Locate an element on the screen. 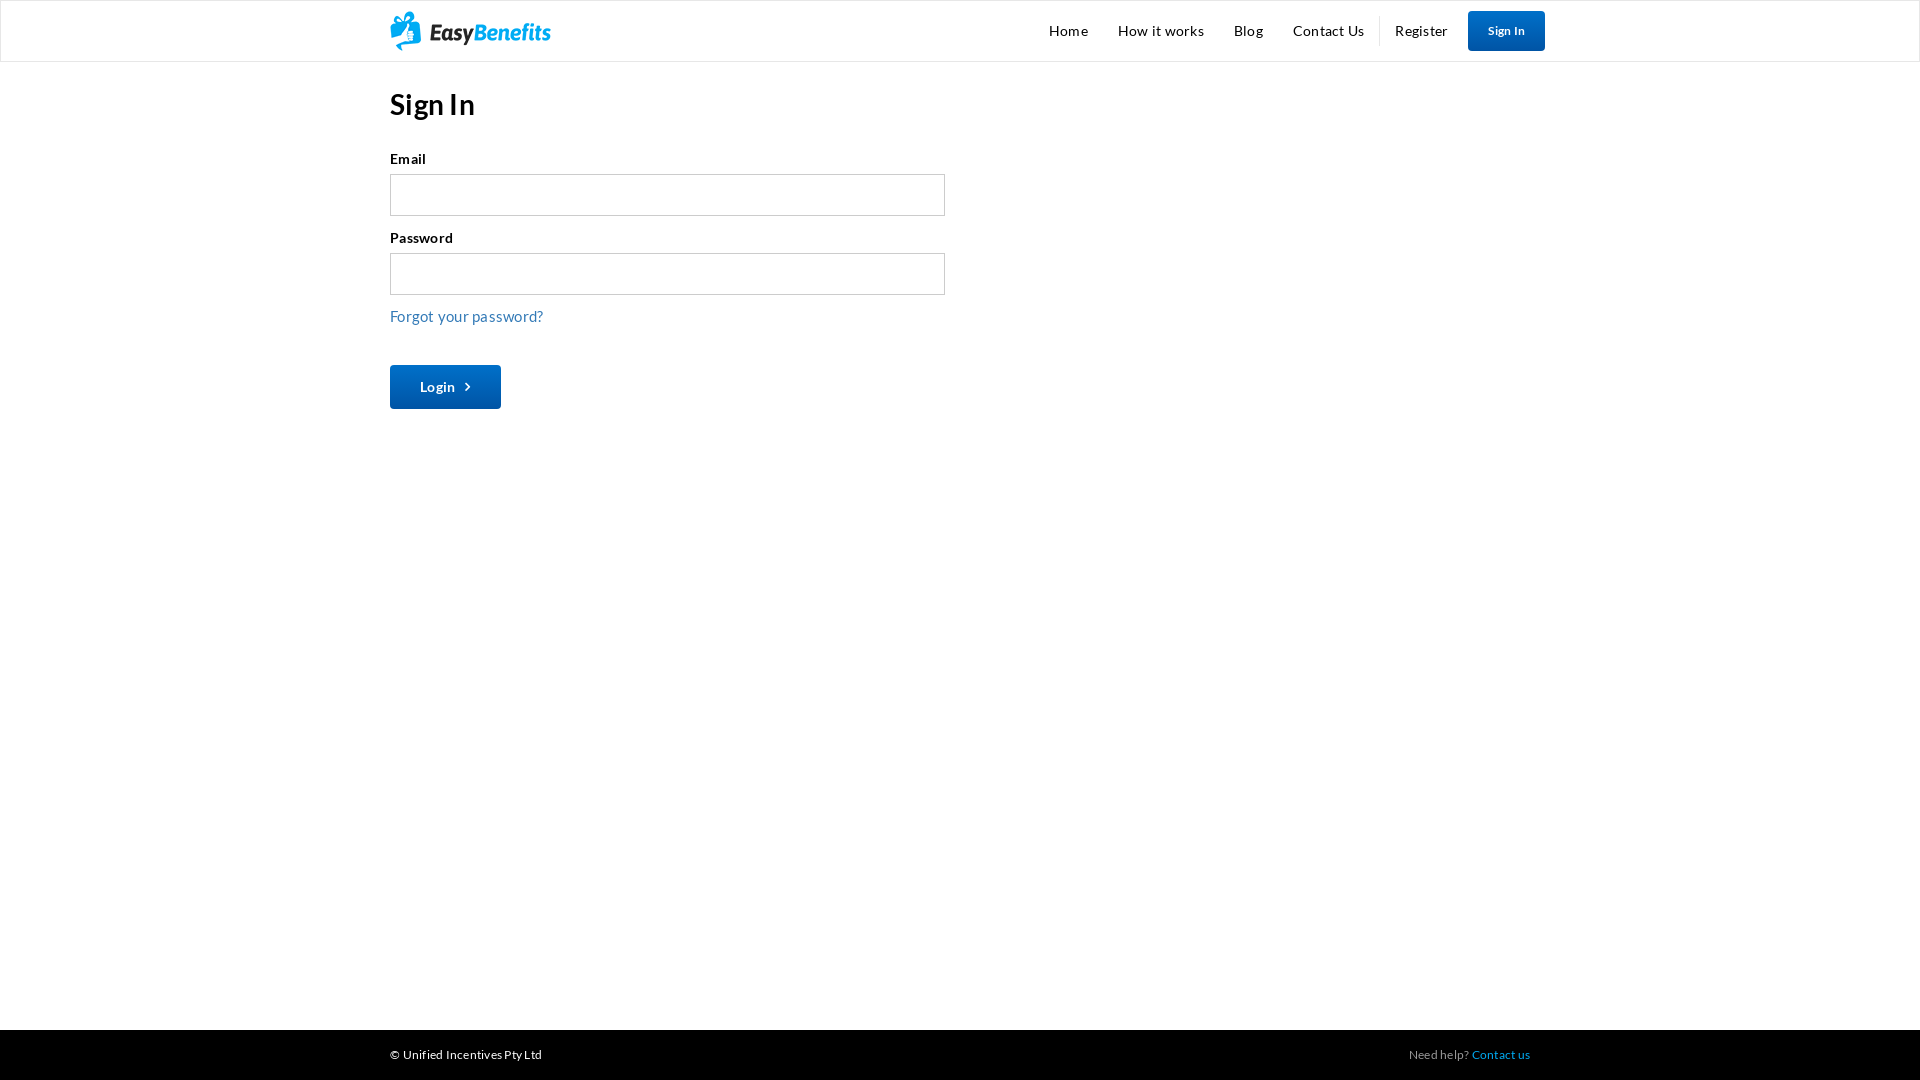 The height and width of the screenshot is (1080, 1920). 'How it works' is located at coordinates (1161, 30).